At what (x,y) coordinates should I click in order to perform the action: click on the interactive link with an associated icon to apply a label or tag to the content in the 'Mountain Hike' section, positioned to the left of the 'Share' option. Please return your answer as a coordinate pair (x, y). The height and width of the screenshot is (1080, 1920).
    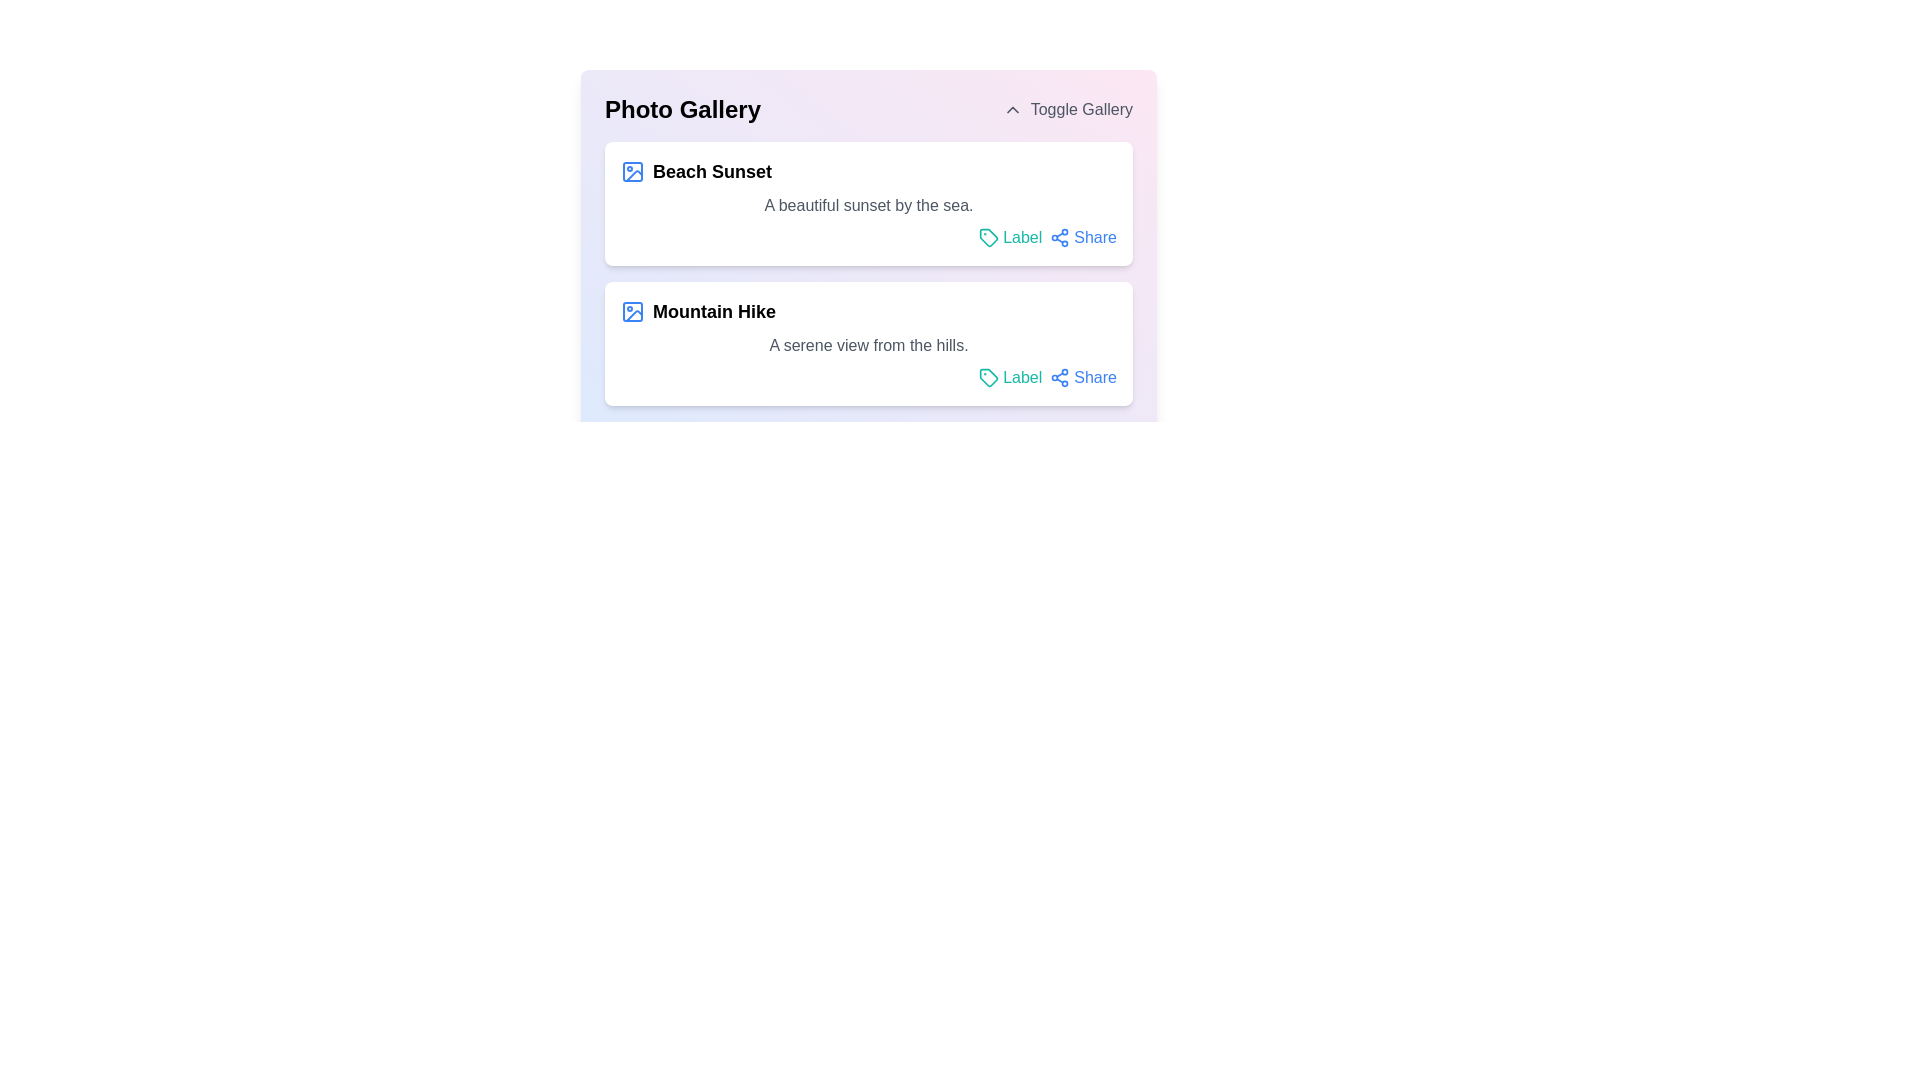
    Looking at the image, I should click on (1010, 378).